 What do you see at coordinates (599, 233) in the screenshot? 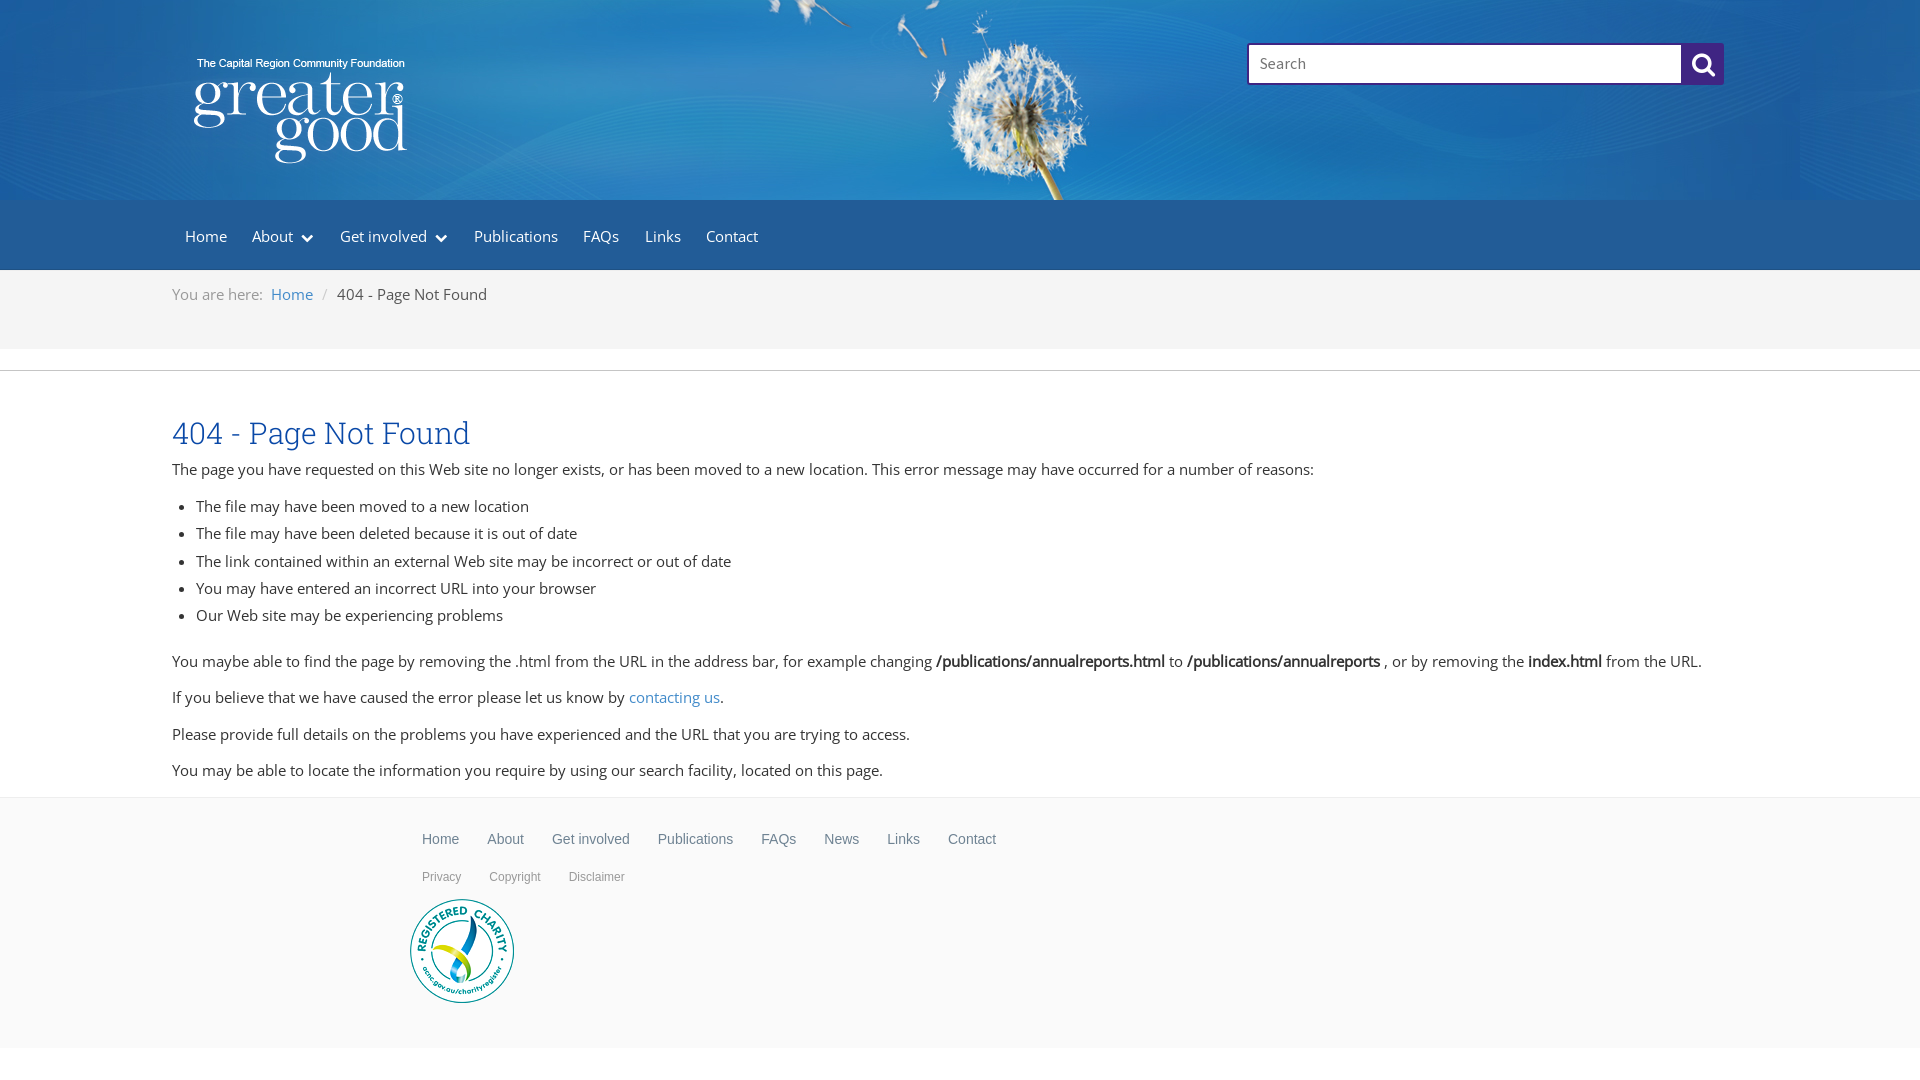
I see `'FAQs'` at bounding box center [599, 233].